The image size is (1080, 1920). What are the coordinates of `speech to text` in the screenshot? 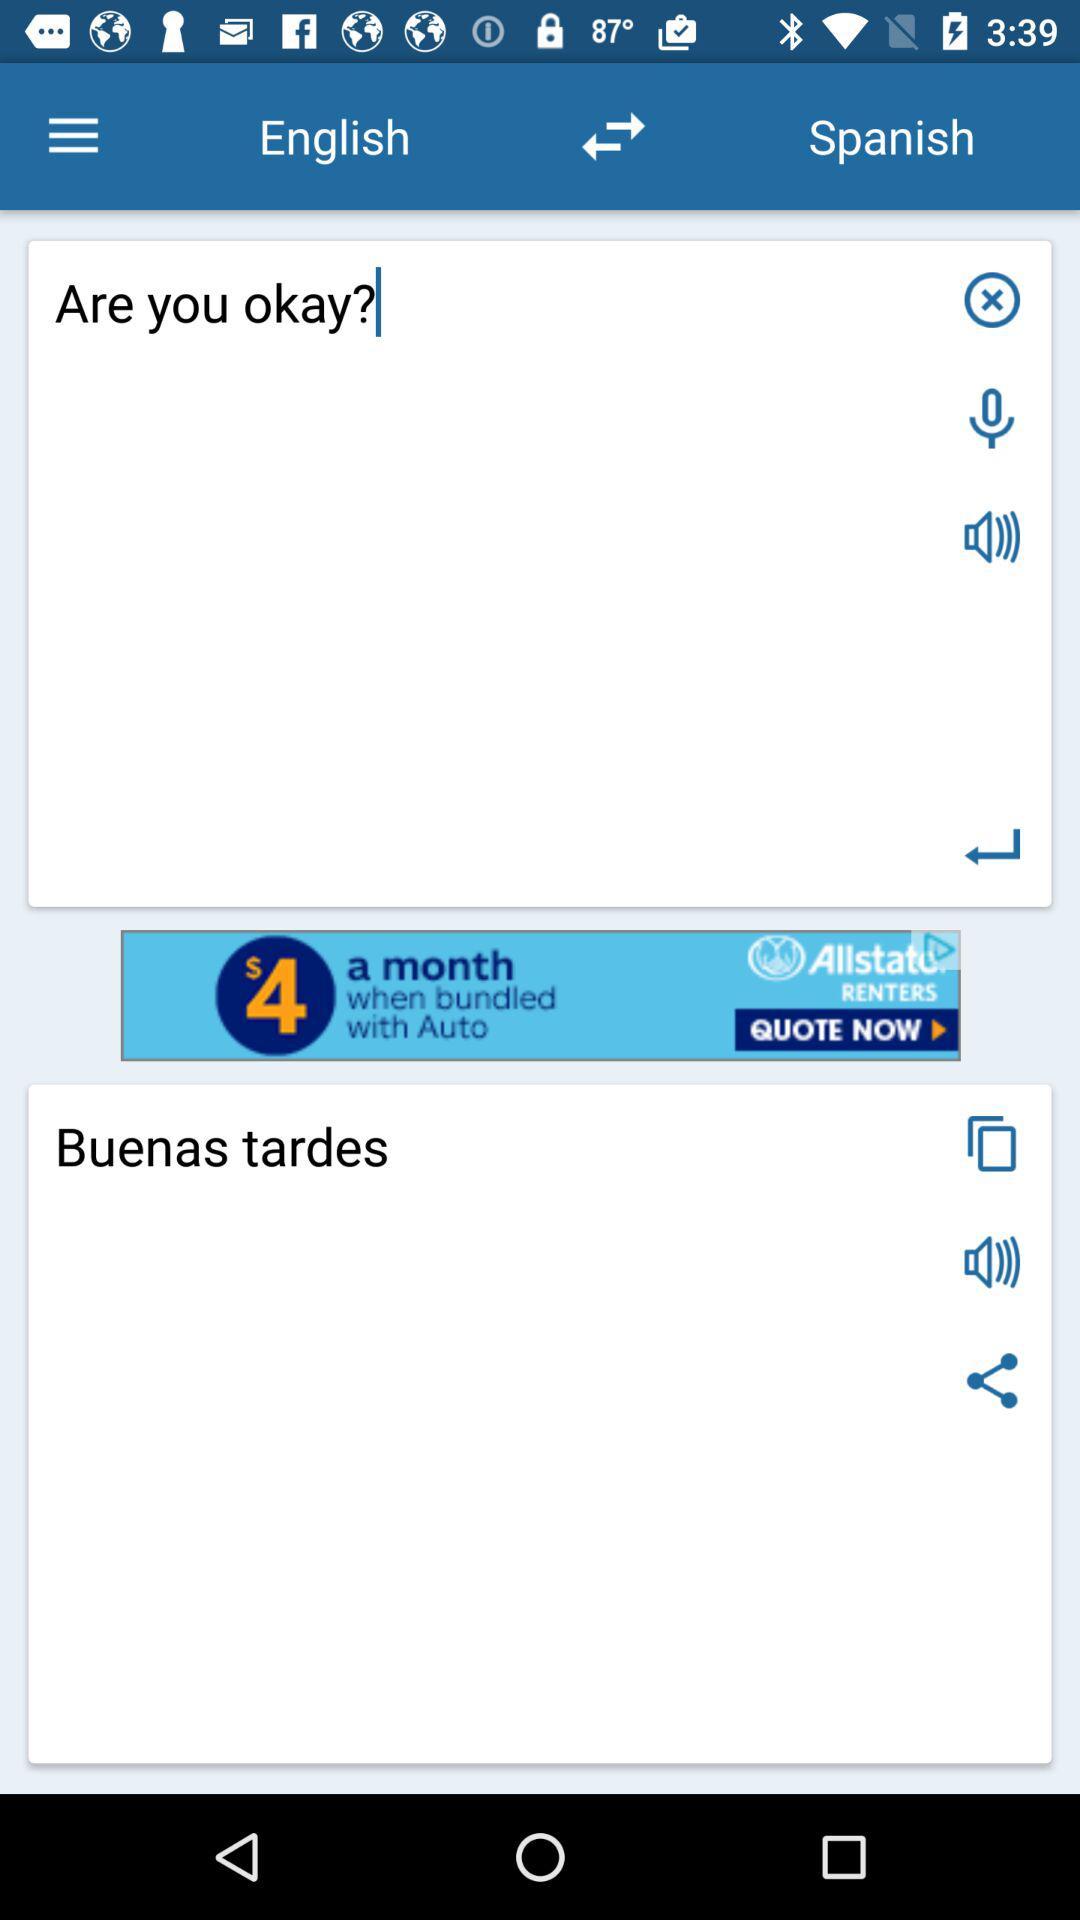 It's located at (992, 417).